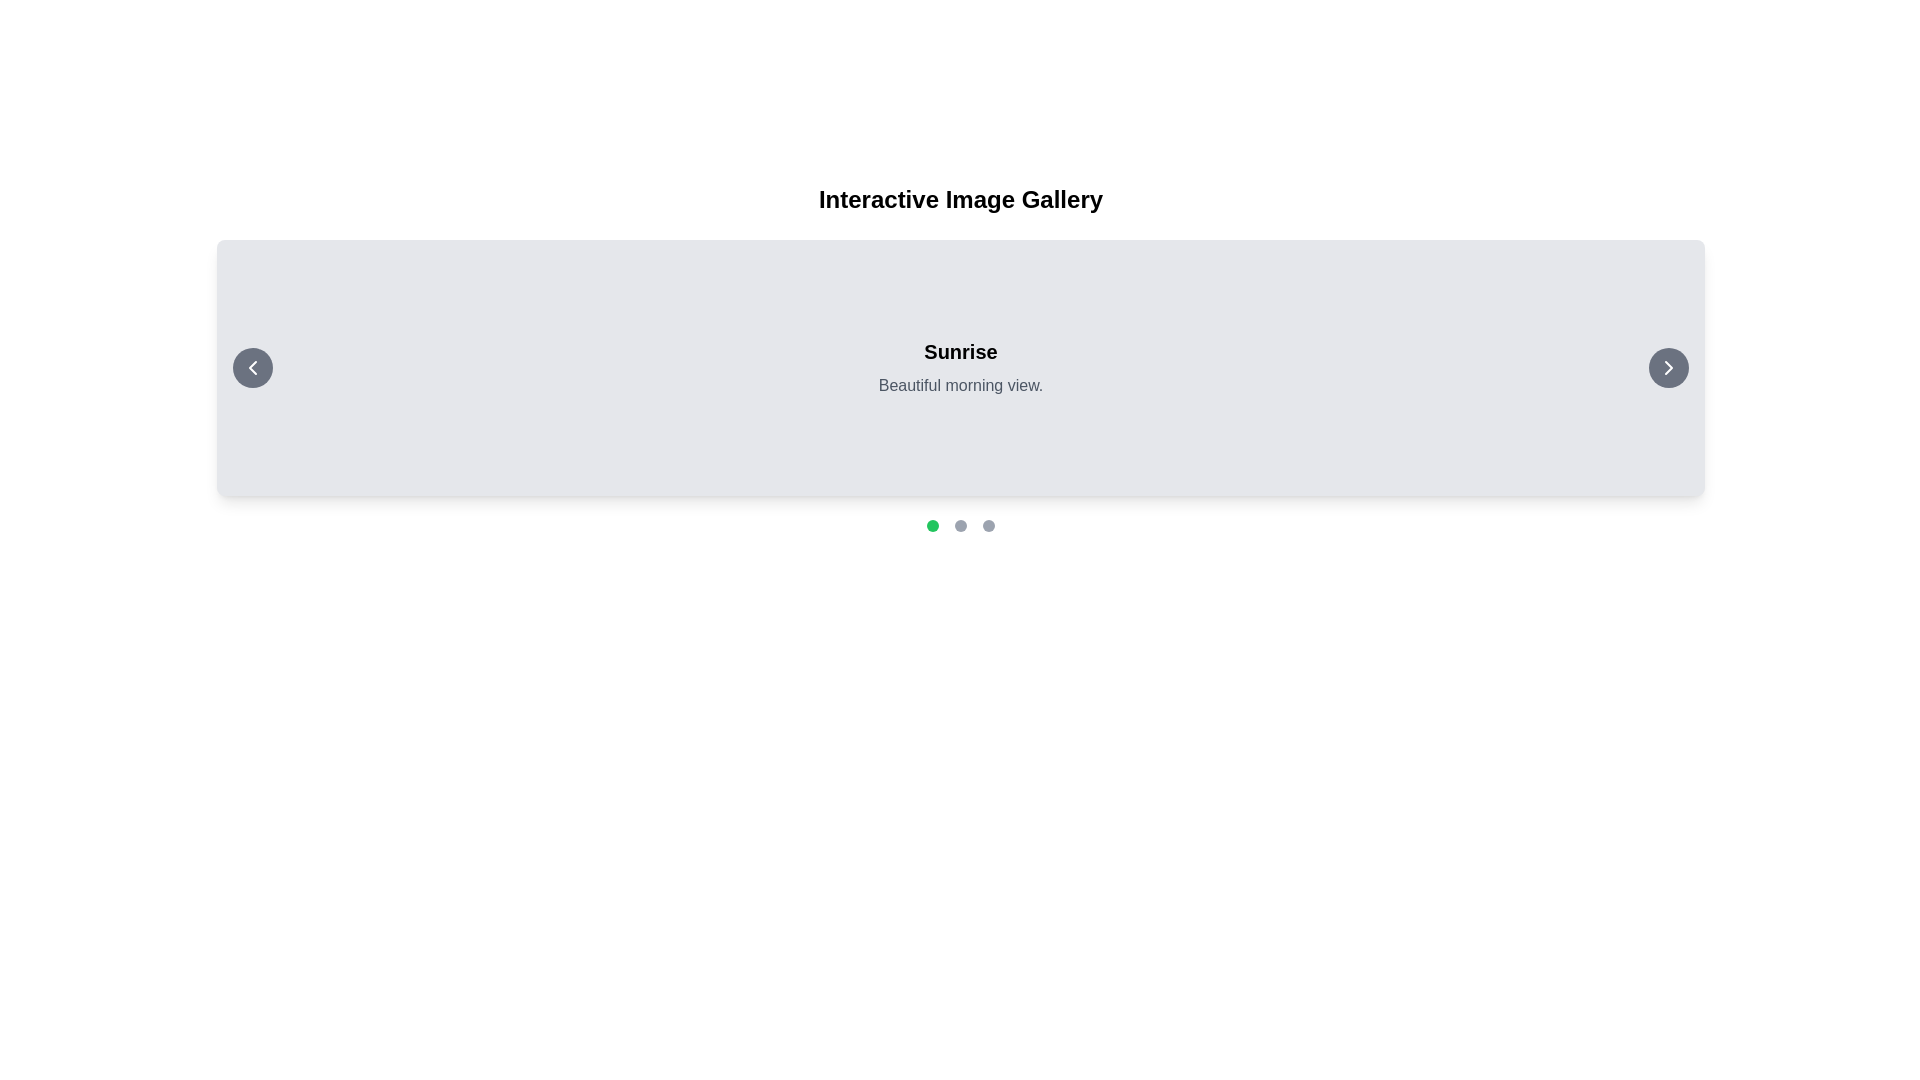 The height and width of the screenshot is (1080, 1920). I want to click on the text field containing the phrase 'Beautiful morning view.' which is styled in gray color and located below the 'Sunrise' title, so click(960, 385).